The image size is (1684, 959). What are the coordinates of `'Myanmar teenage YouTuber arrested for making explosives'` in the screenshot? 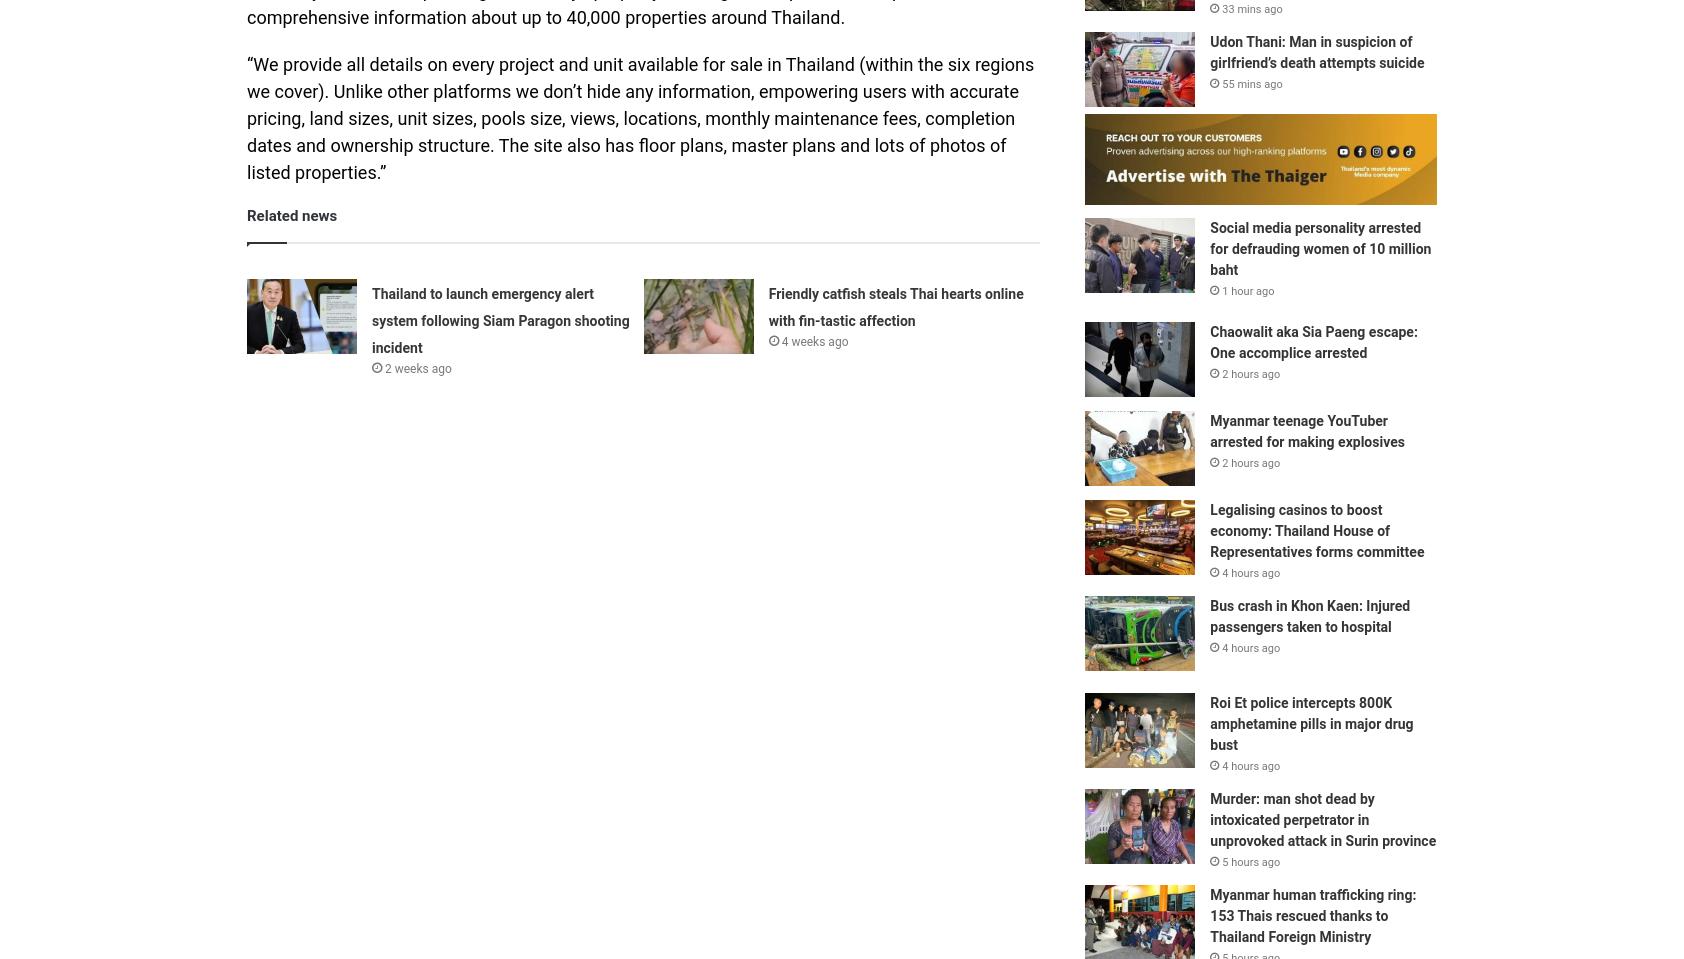 It's located at (1209, 429).